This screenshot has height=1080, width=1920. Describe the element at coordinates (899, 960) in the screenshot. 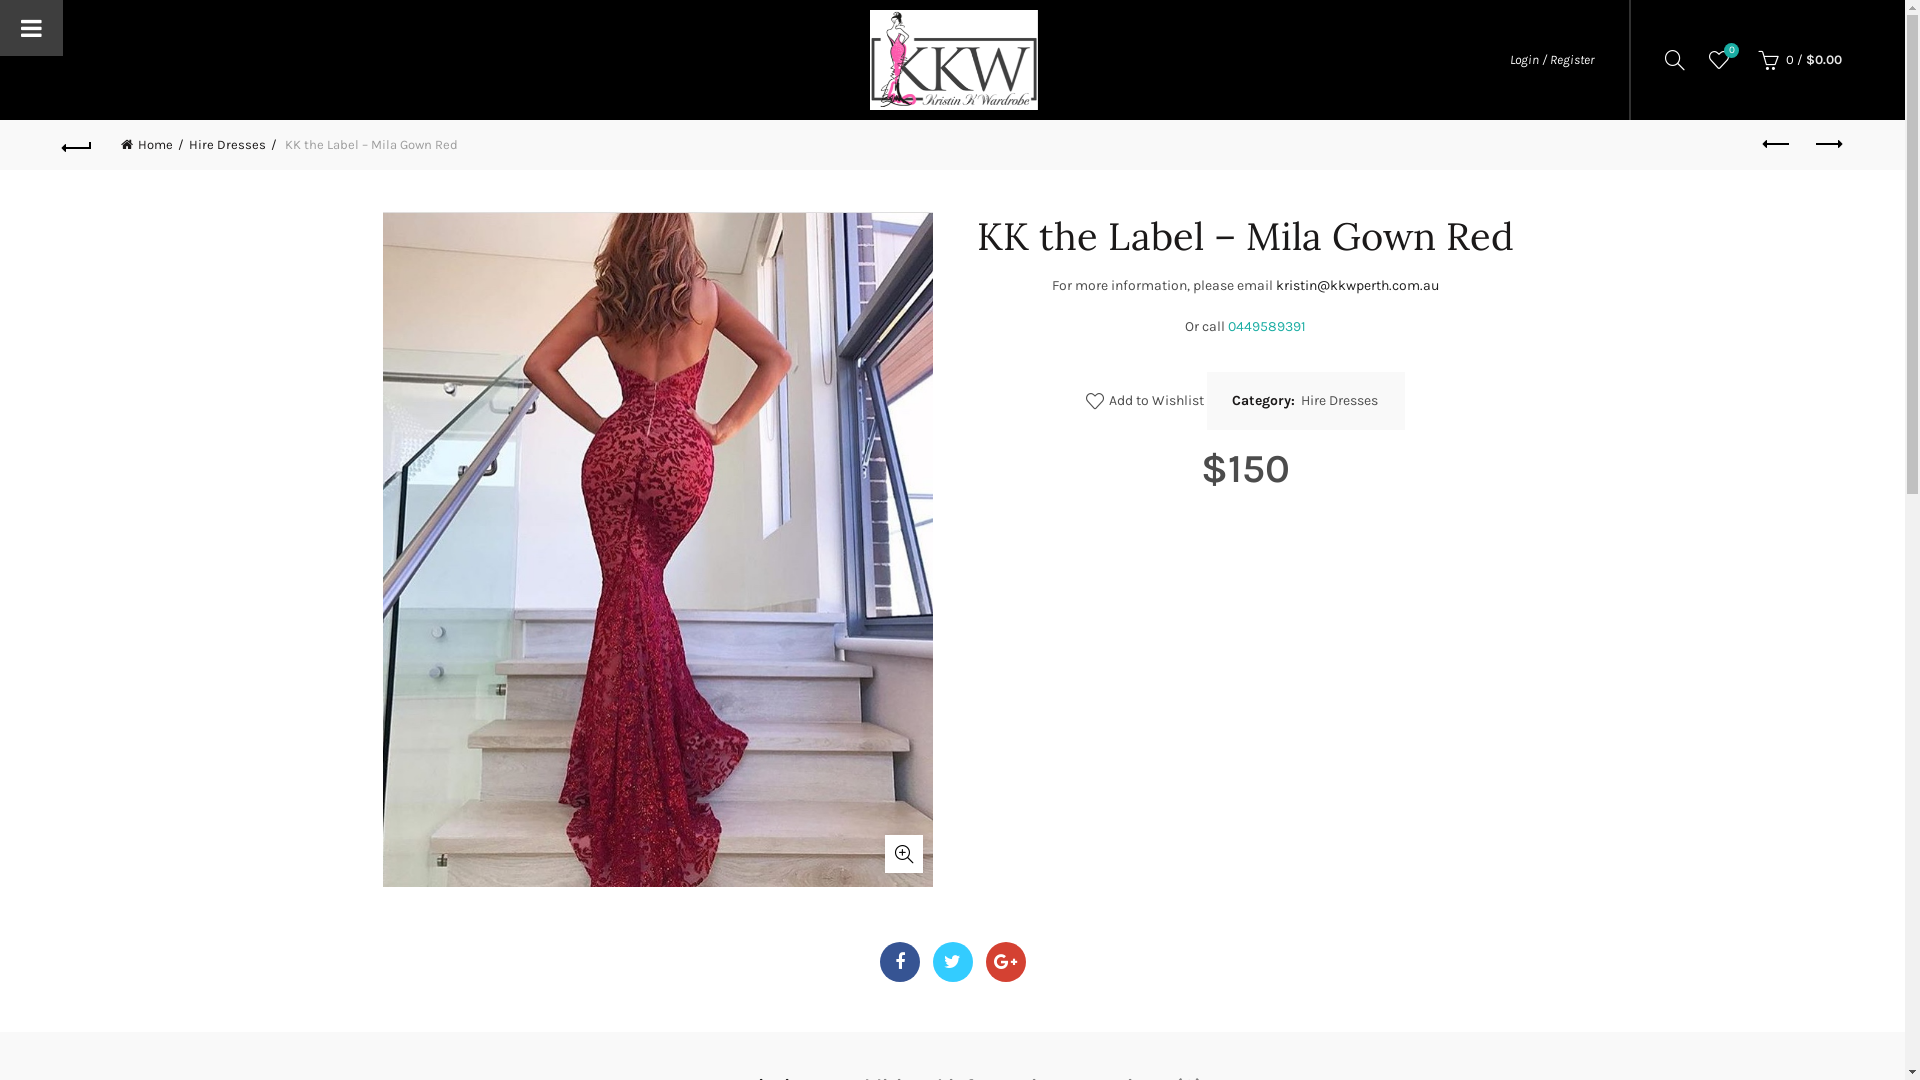

I see `'Facebook'` at that location.